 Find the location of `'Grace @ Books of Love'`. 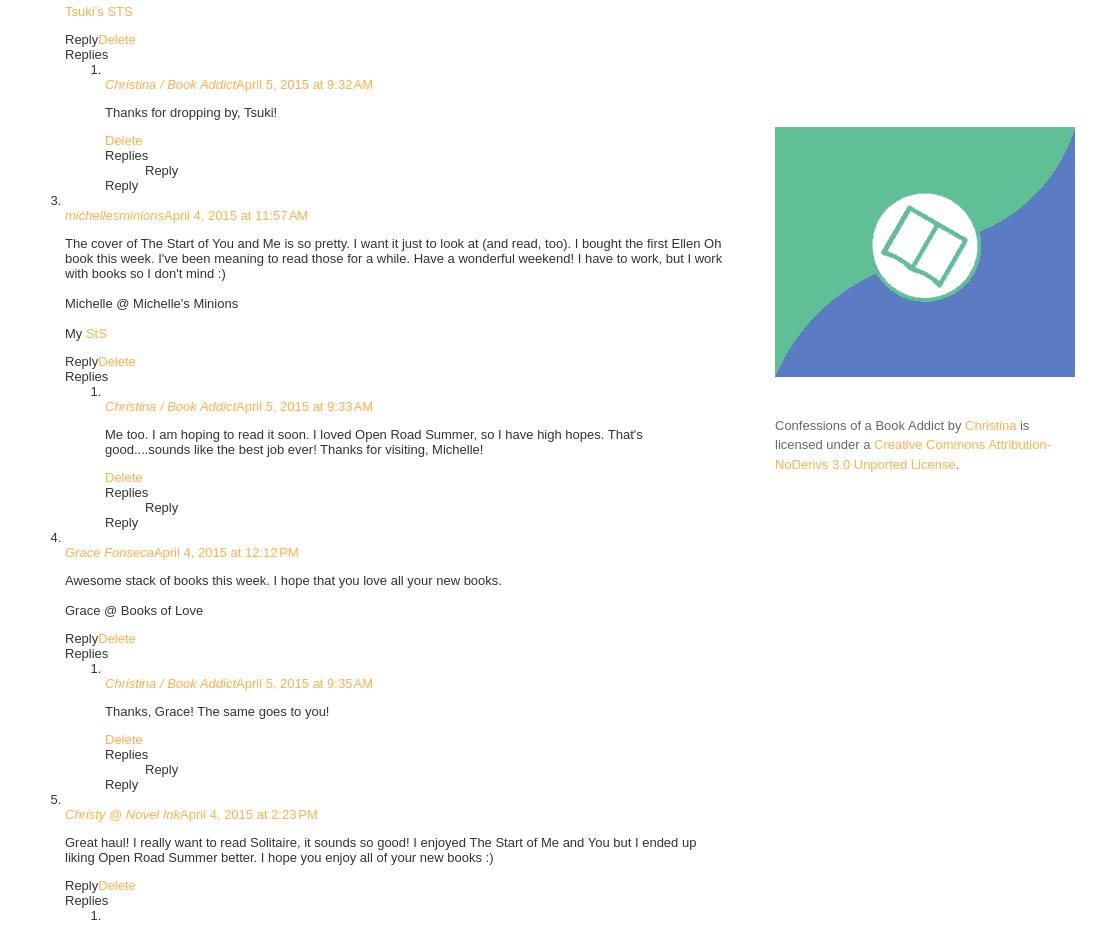

'Grace @ Books of Love' is located at coordinates (133, 608).